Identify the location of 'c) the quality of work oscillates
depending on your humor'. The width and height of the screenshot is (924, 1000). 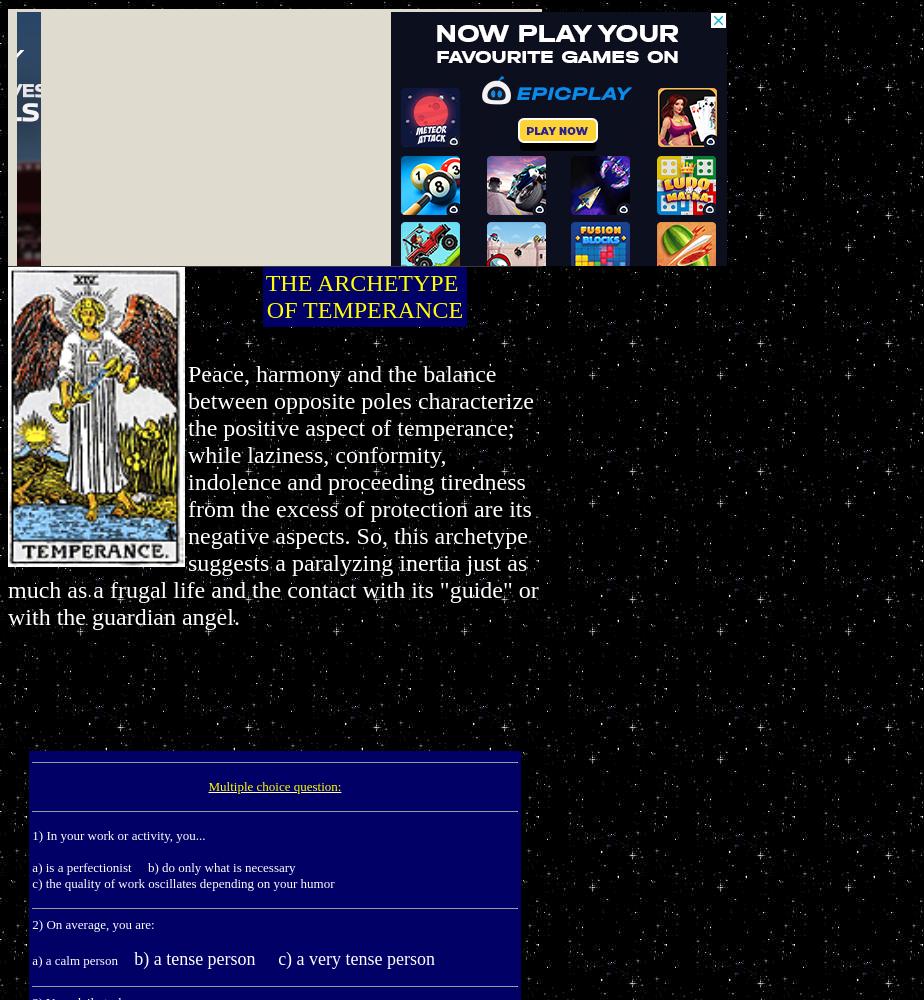
(183, 883).